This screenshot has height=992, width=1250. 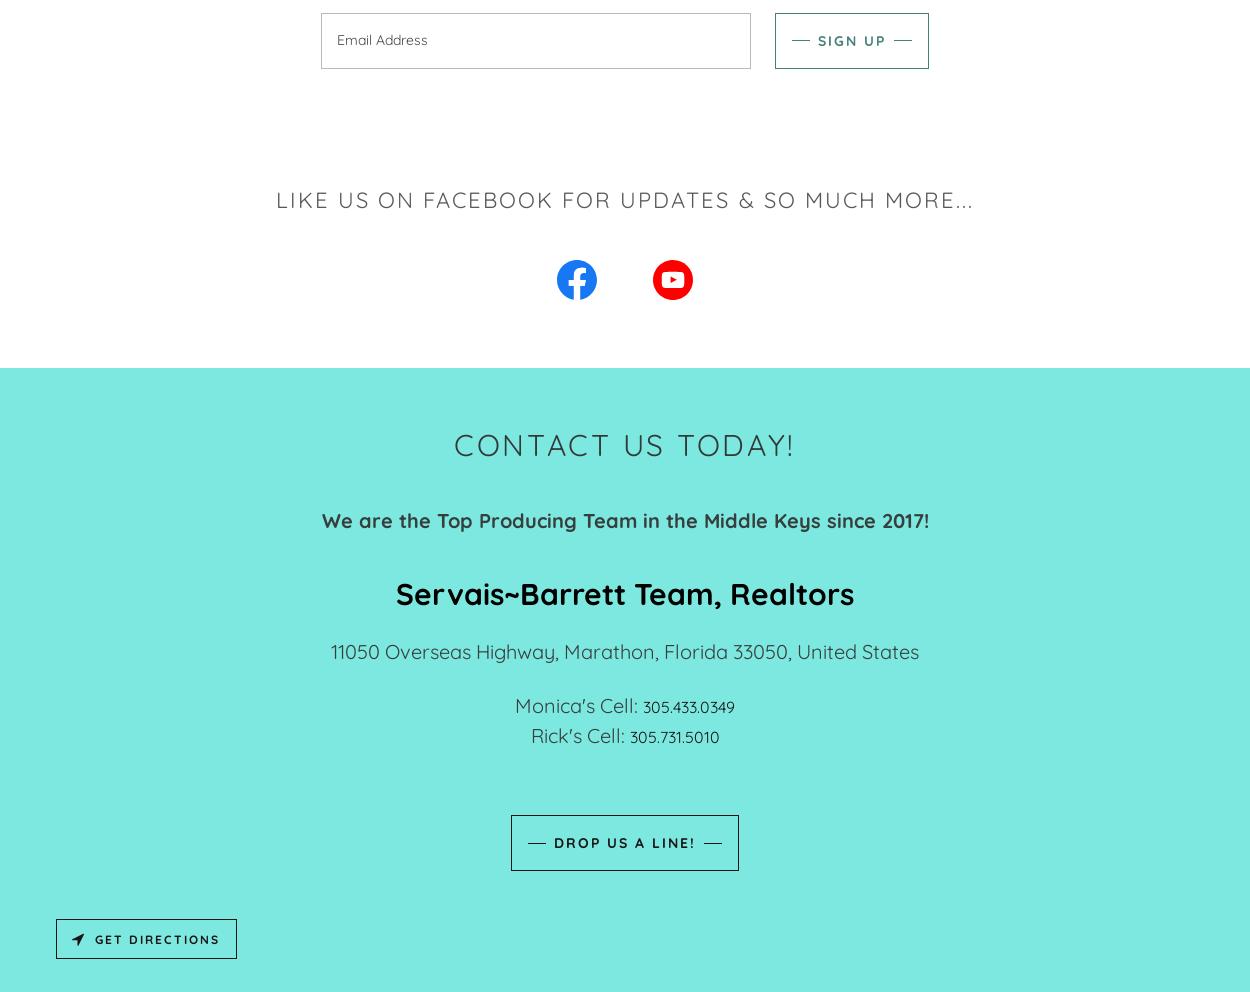 What do you see at coordinates (625, 651) in the screenshot?
I see `'11050 Overseas Highway, Marathon, Florida 33050, United States'` at bounding box center [625, 651].